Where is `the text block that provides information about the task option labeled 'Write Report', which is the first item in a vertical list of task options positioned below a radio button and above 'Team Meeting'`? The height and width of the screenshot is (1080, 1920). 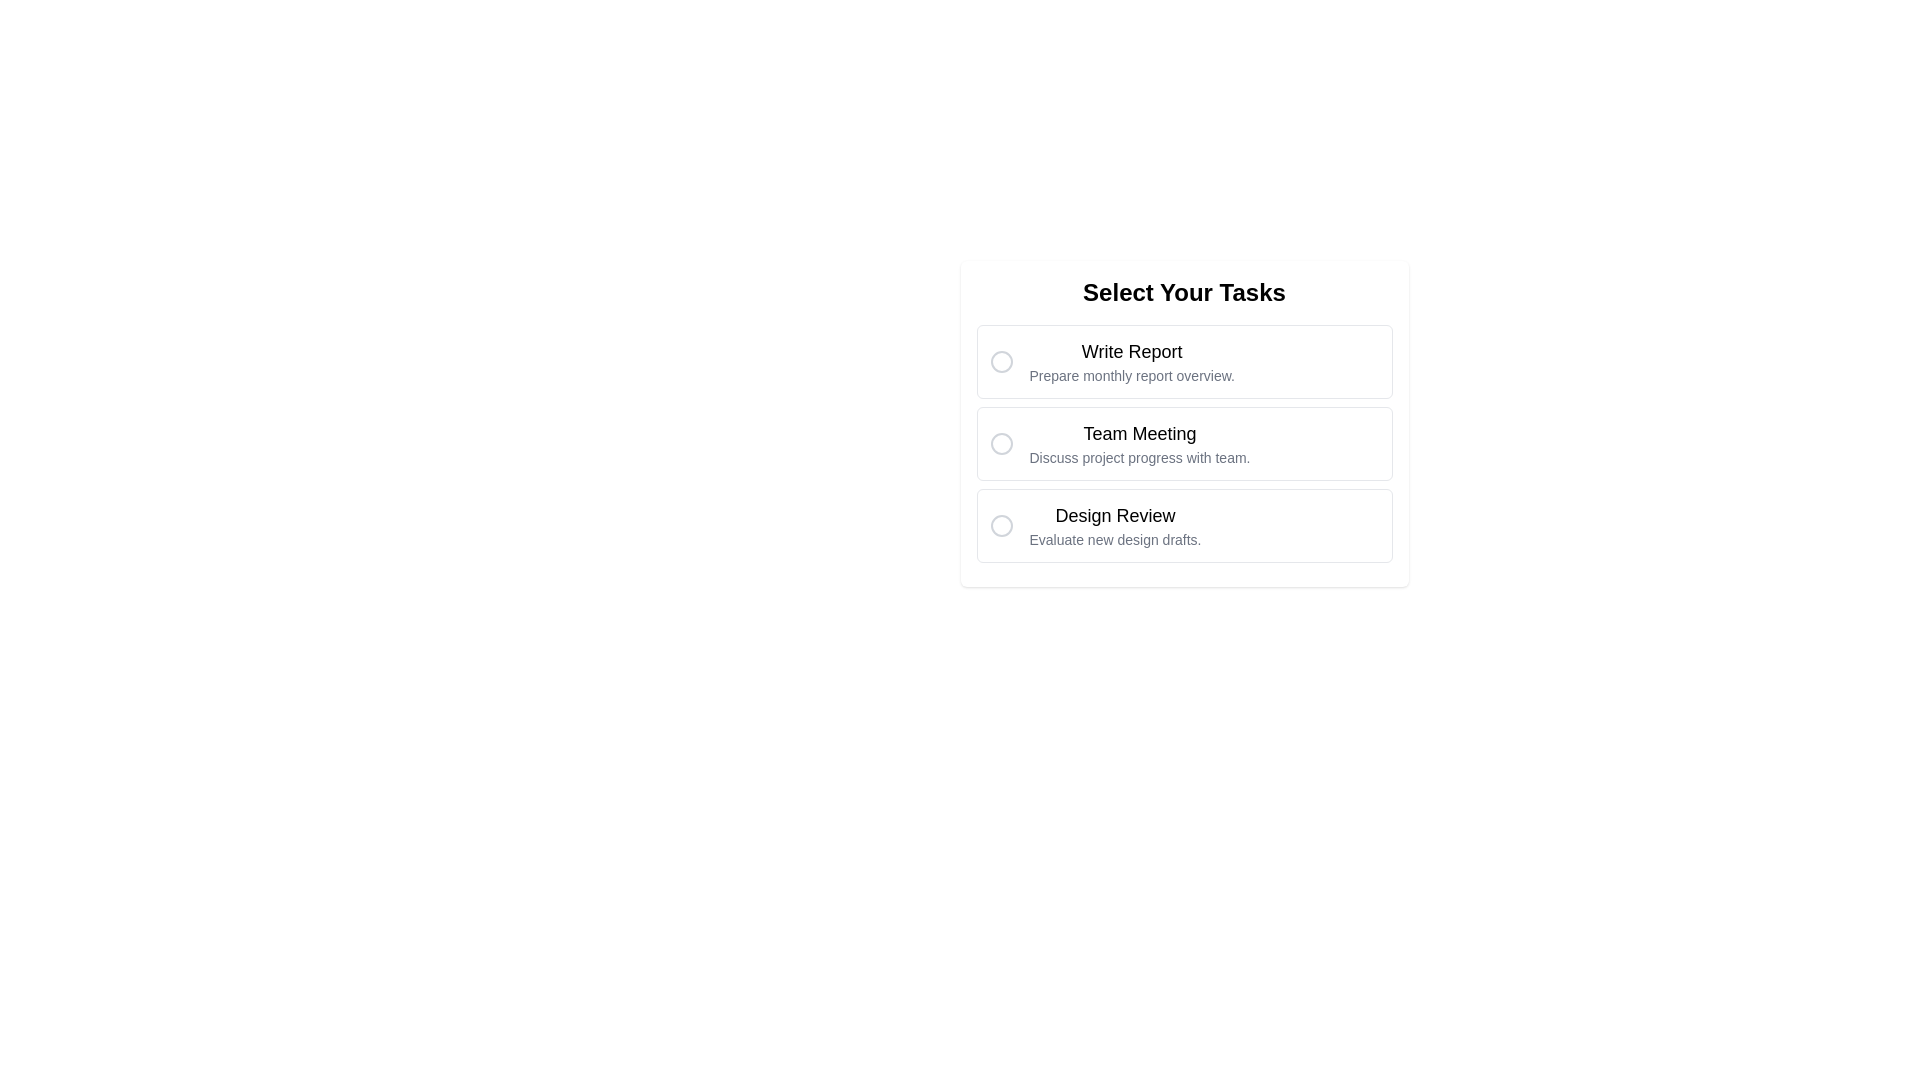
the text block that provides information about the task option labeled 'Write Report', which is the first item in a vertical list of task options positioned below a radio button and above 'Team Meeting' is located at coordinates (1132, 362).